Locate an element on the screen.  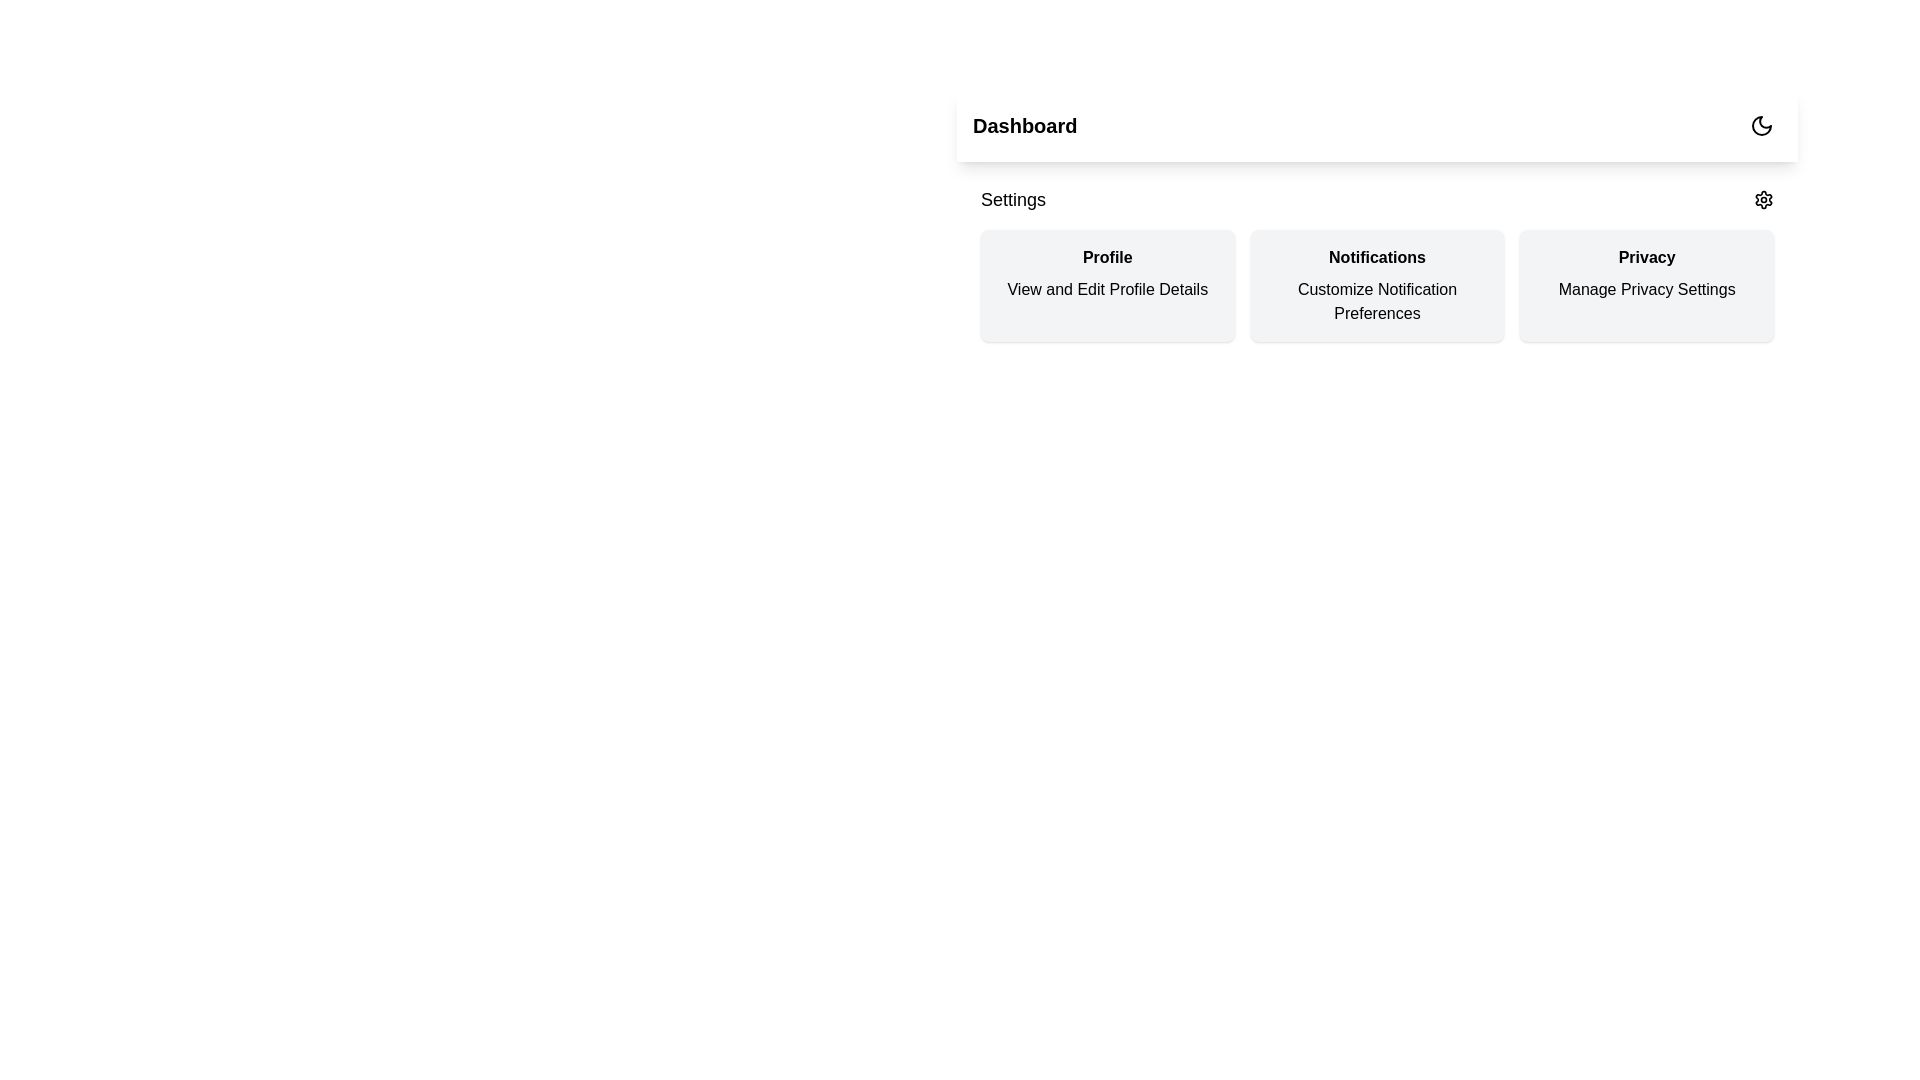
the privacy settings card, which is the third card in a horizontal grid layout is located at coordinates (1647, 285).